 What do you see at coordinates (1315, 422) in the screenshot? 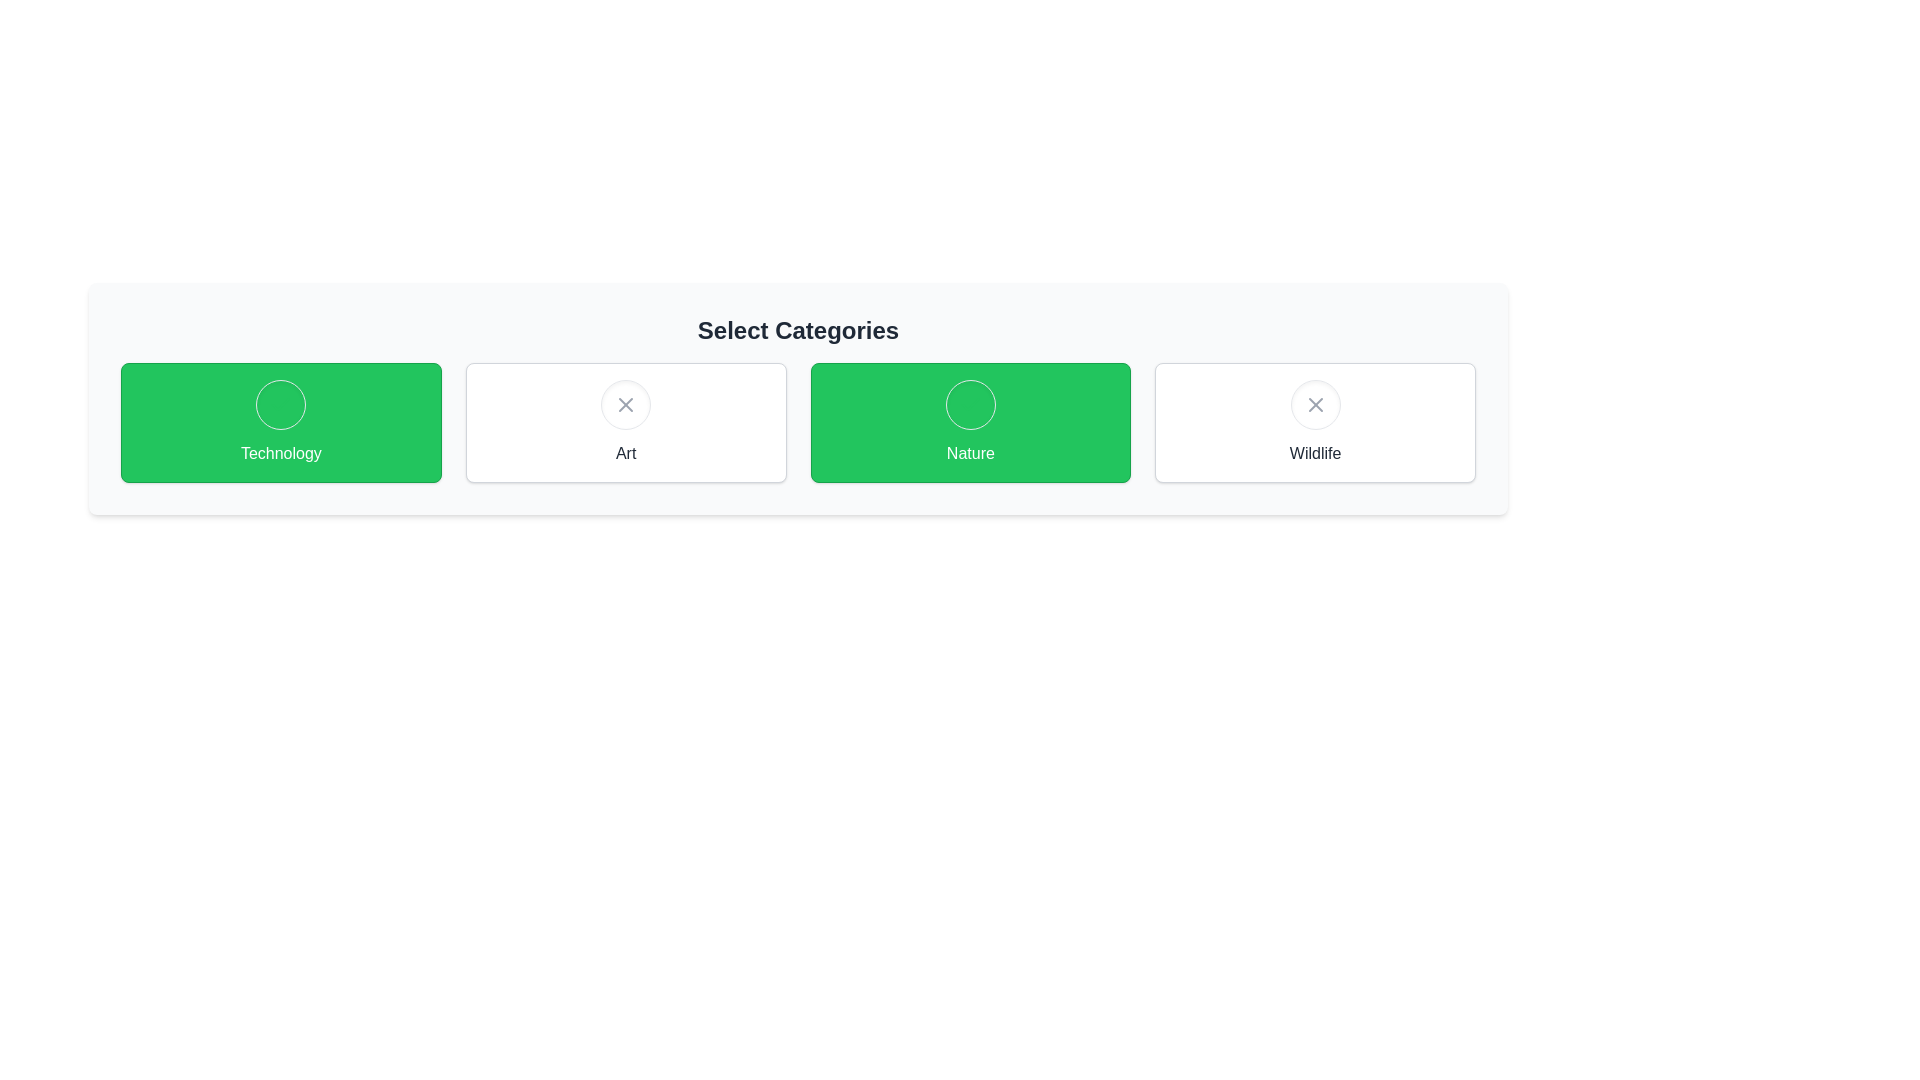
I see `the category chip labeled Wildlife` at bounding box center [1315, 422].